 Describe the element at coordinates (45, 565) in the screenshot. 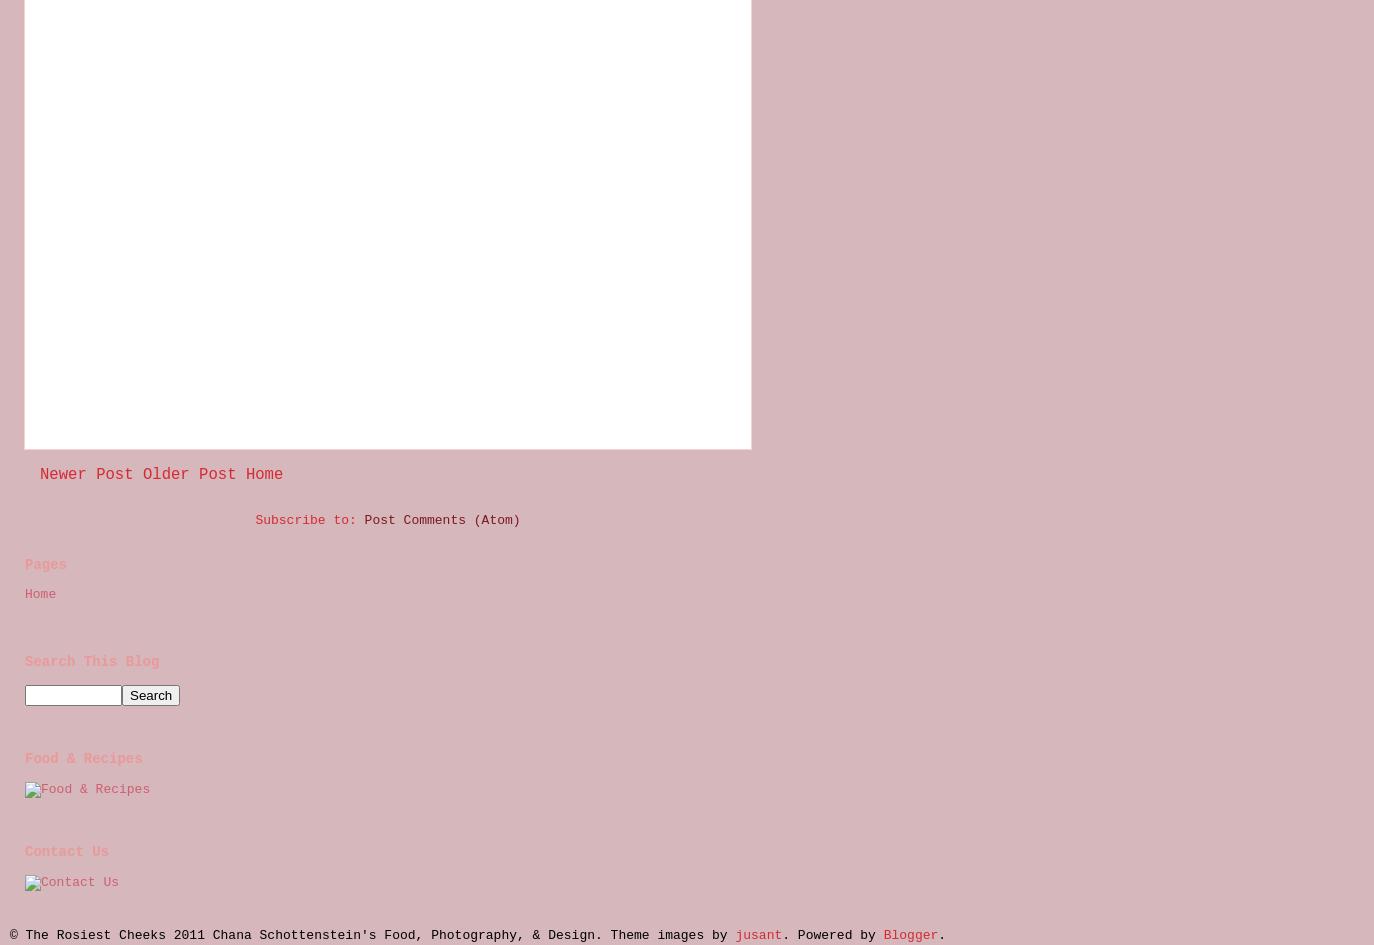

I see `'Pages'` at that location.